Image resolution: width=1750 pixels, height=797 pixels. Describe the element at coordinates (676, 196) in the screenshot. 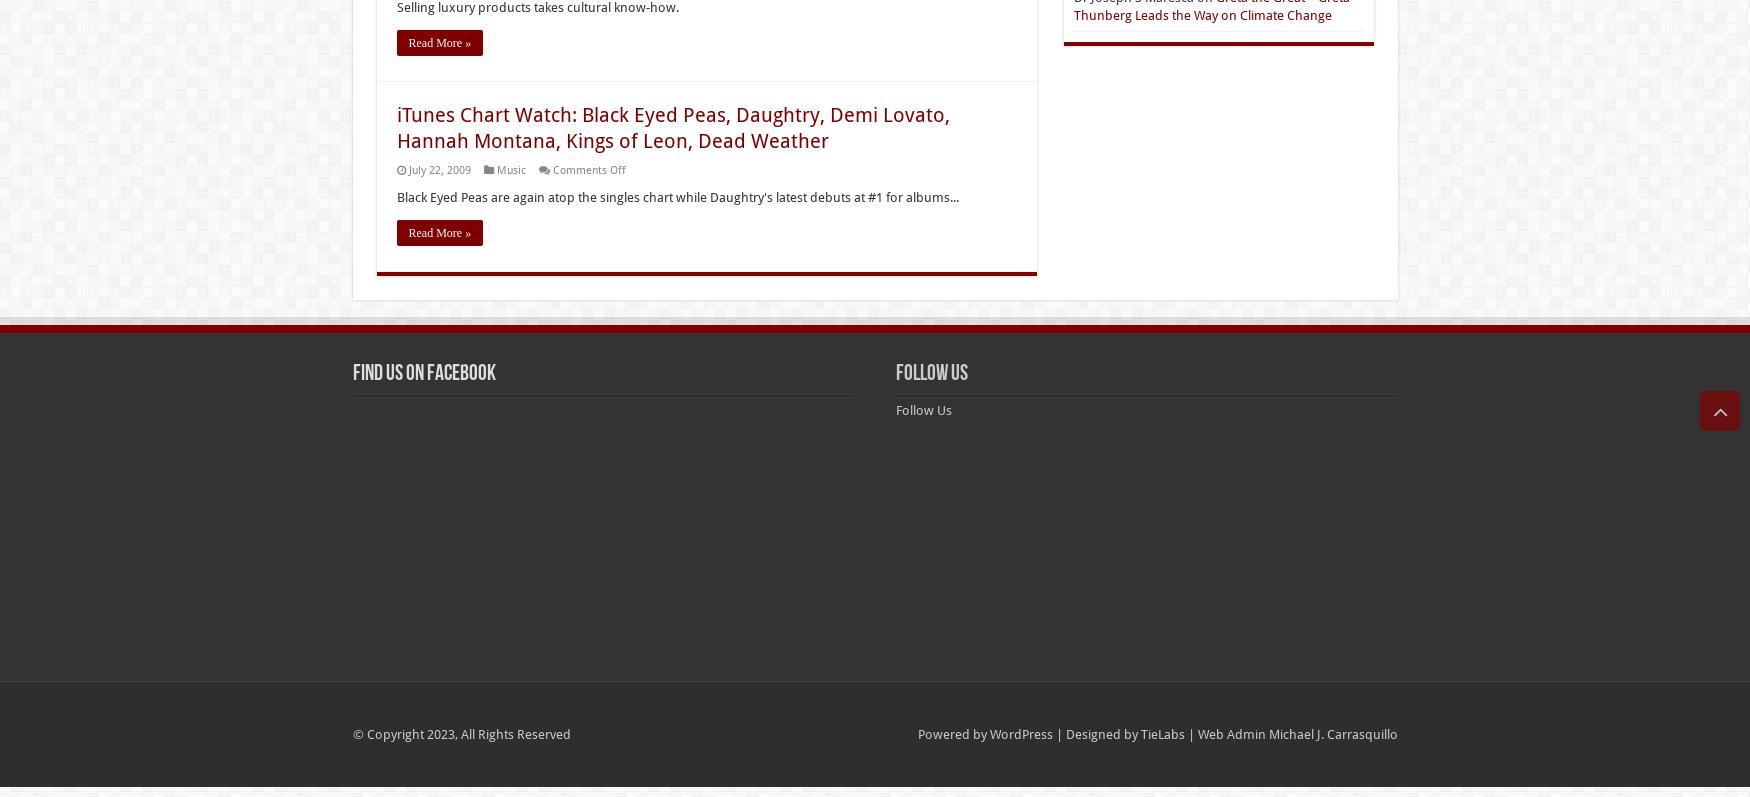

I see `'Black Eyed Peas are again atop the singles chart while Daughtry's latest debuts at #1 for albums...'` at that location.